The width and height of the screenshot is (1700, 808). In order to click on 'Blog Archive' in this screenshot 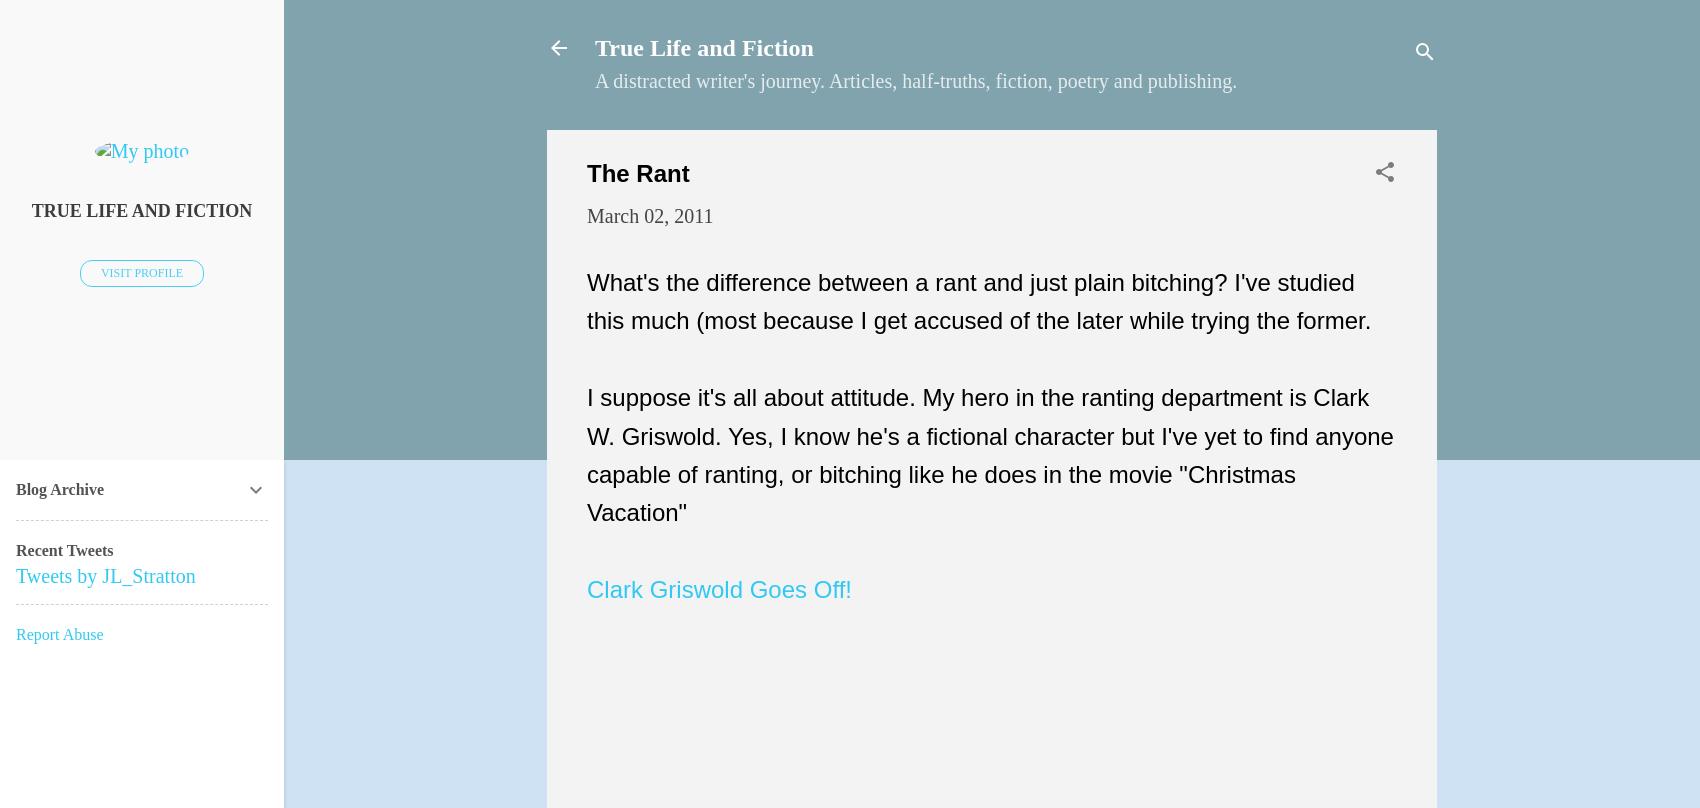, I will do `click(60, 489)`.